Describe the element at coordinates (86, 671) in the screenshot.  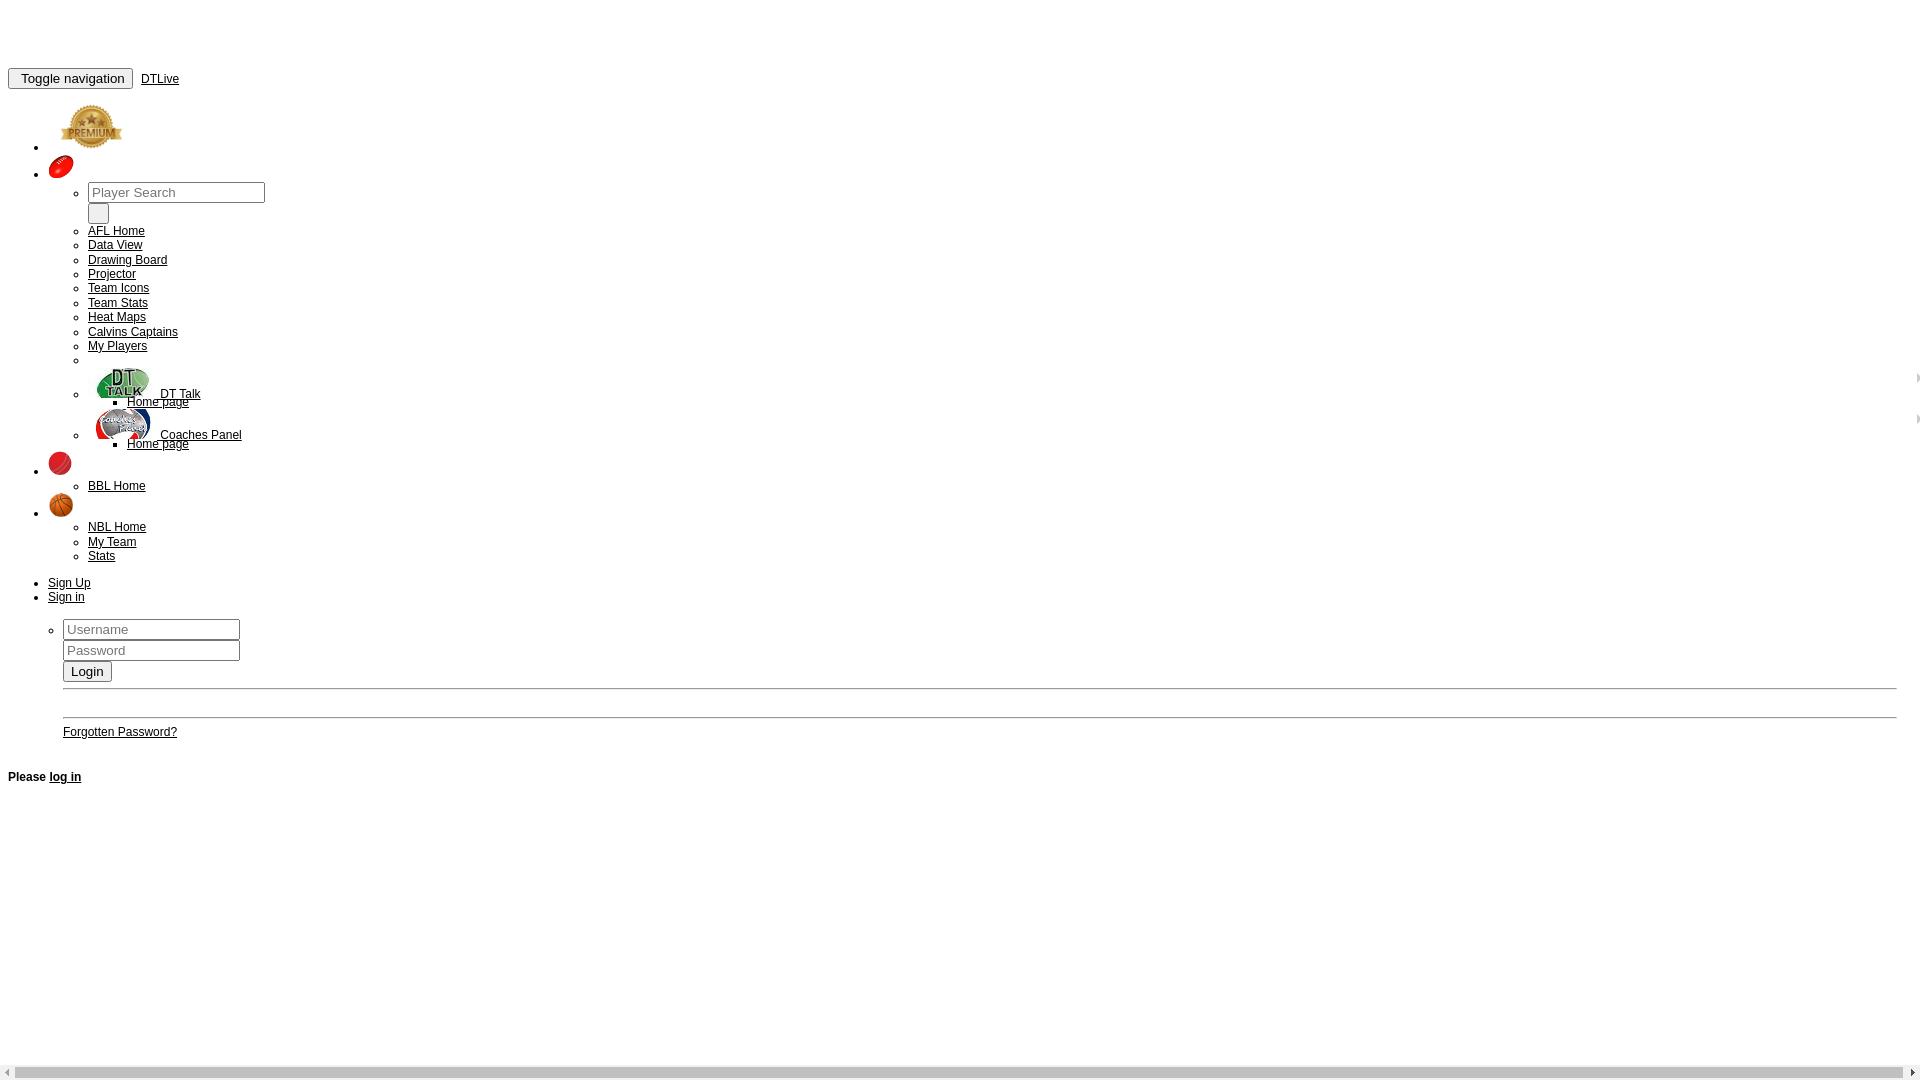
I see `'Login'` at that location.